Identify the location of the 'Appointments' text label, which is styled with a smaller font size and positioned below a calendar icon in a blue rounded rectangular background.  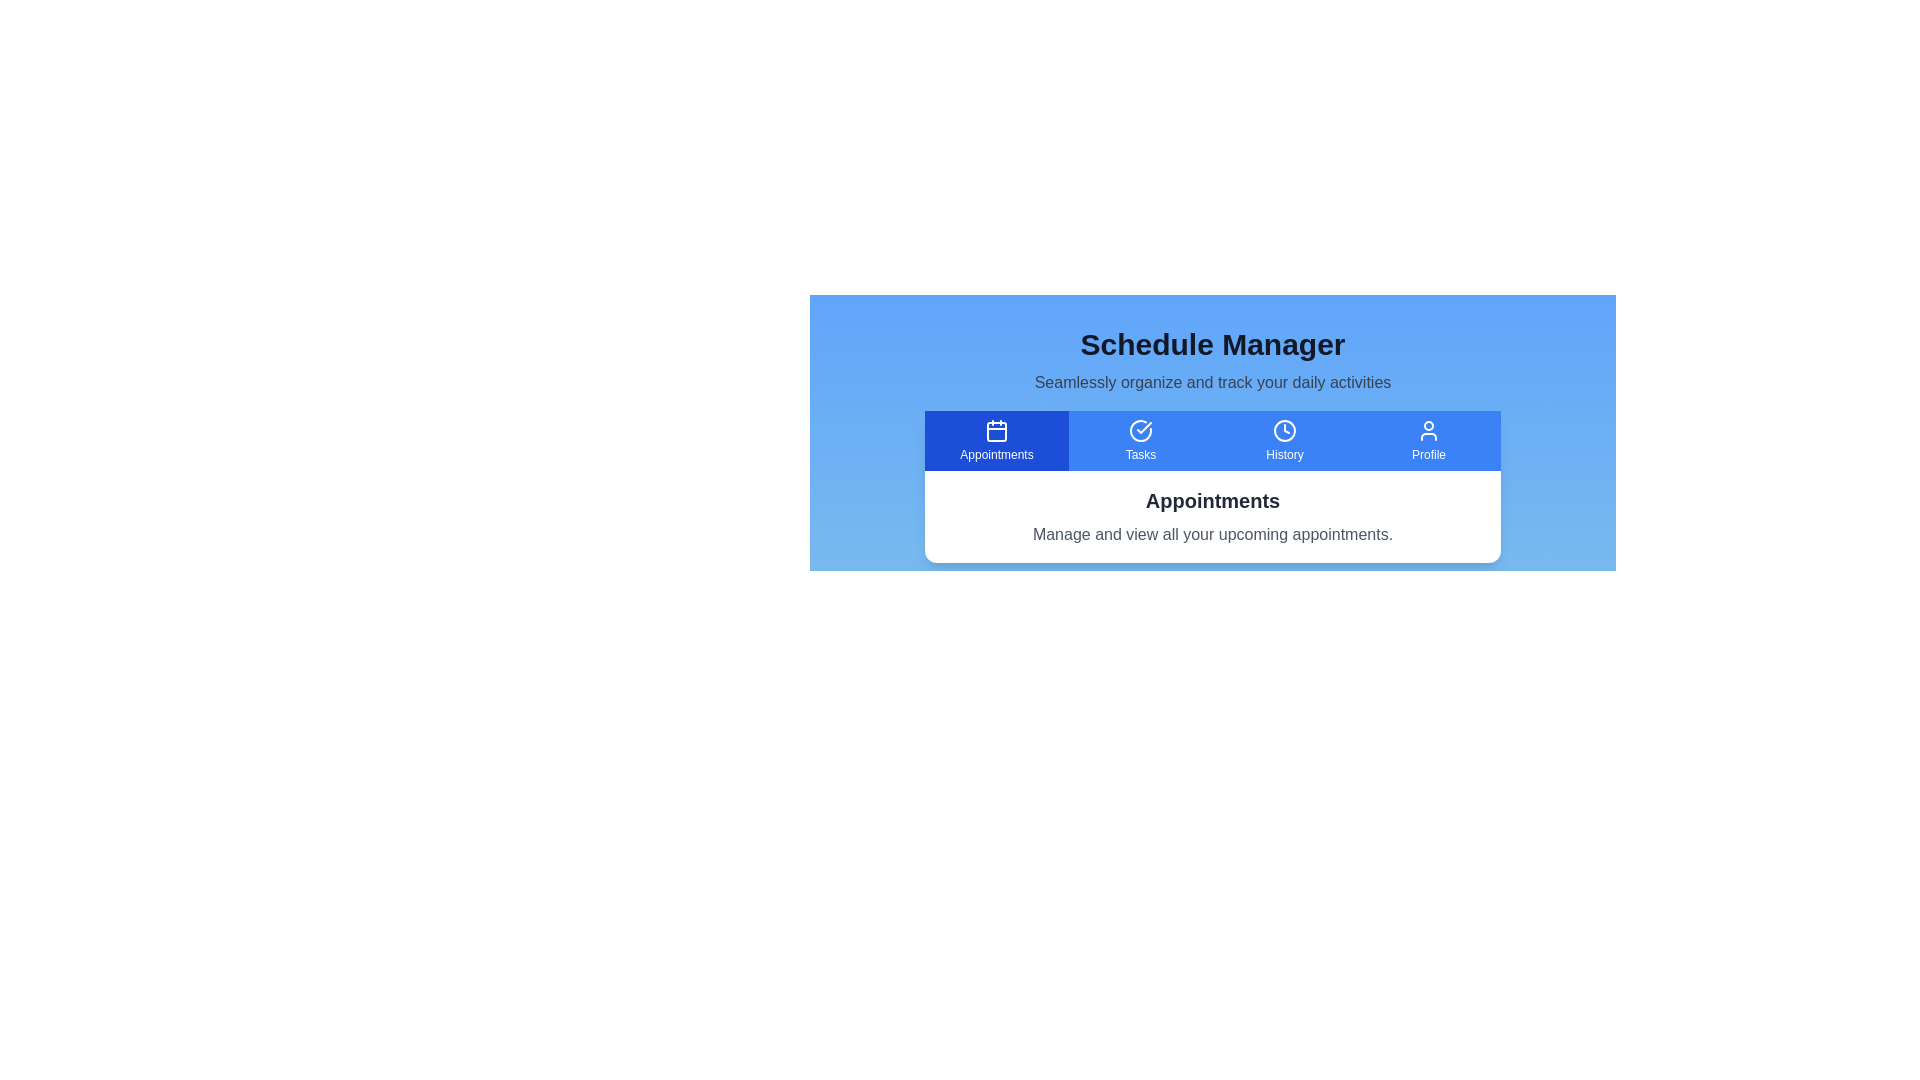
(997, 455).